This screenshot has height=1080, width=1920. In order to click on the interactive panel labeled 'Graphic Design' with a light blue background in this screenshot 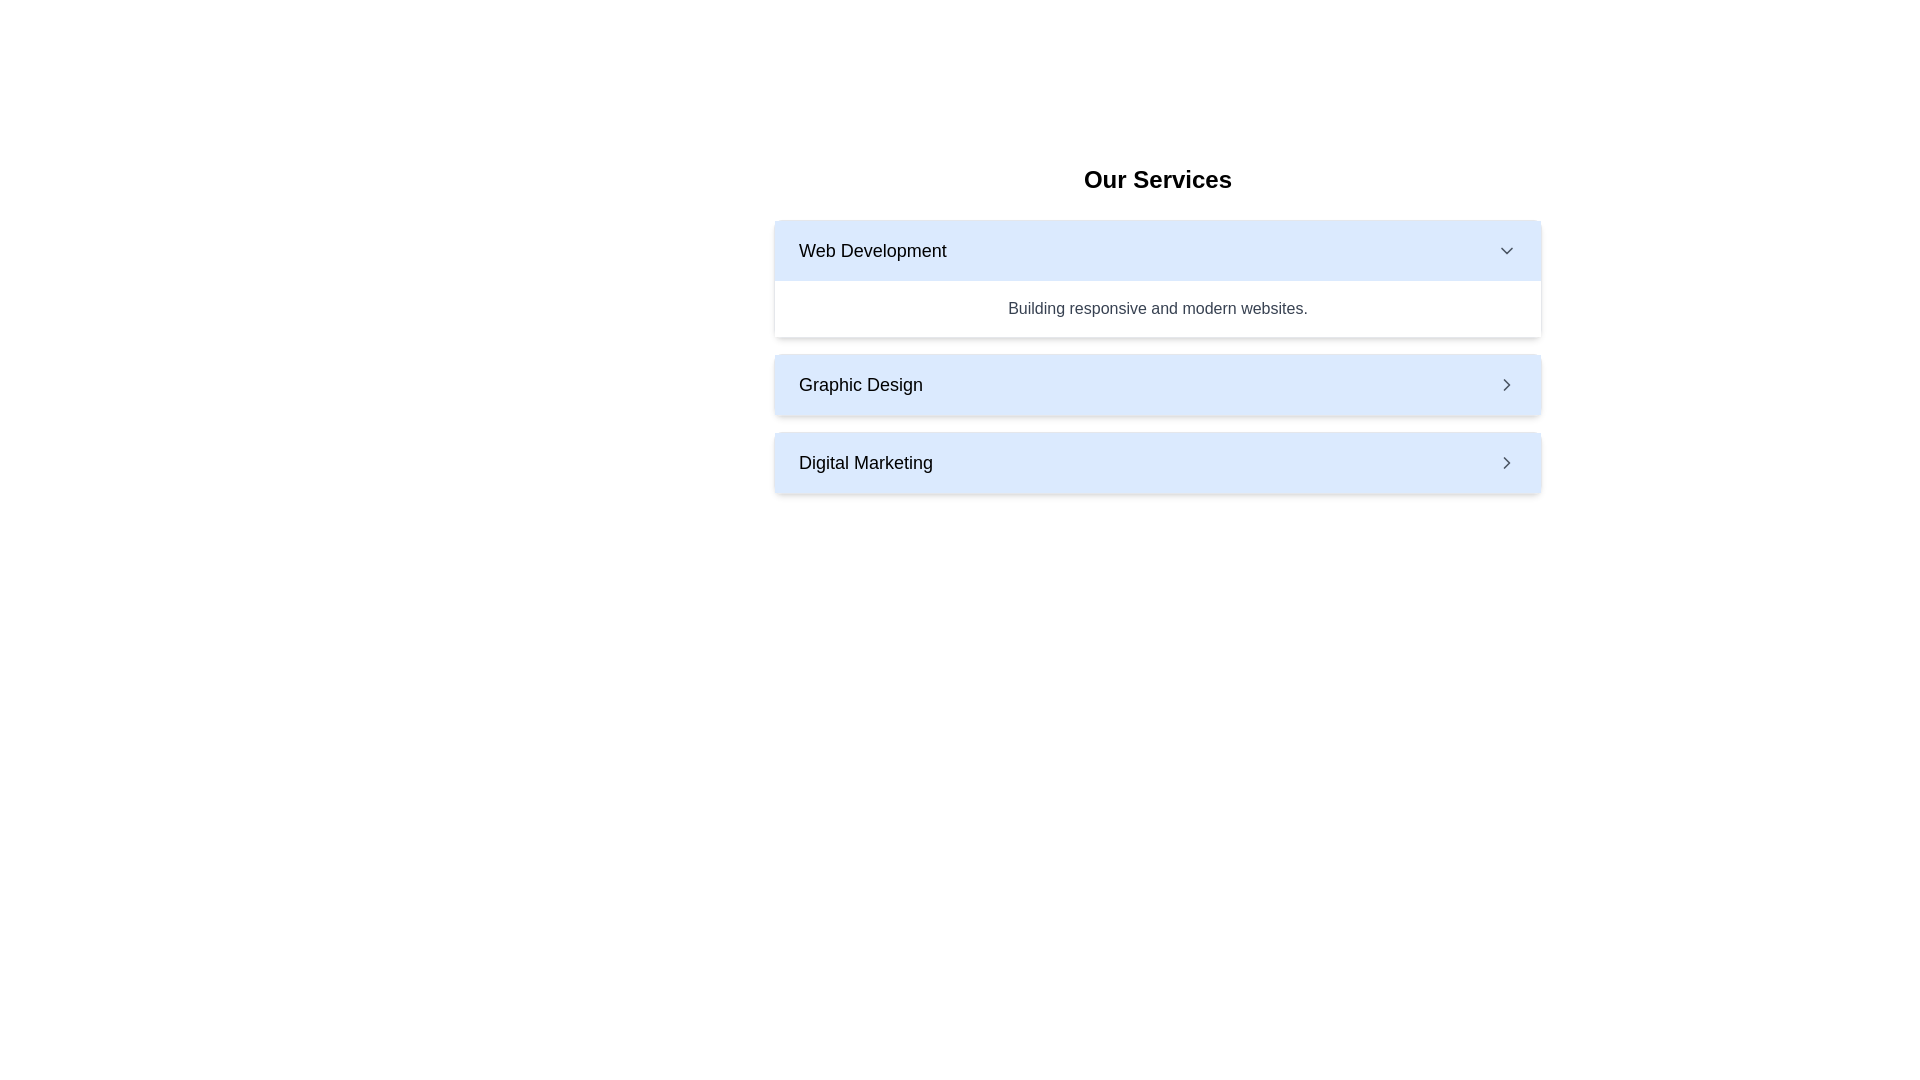, I will do `click(1157, 385)`.